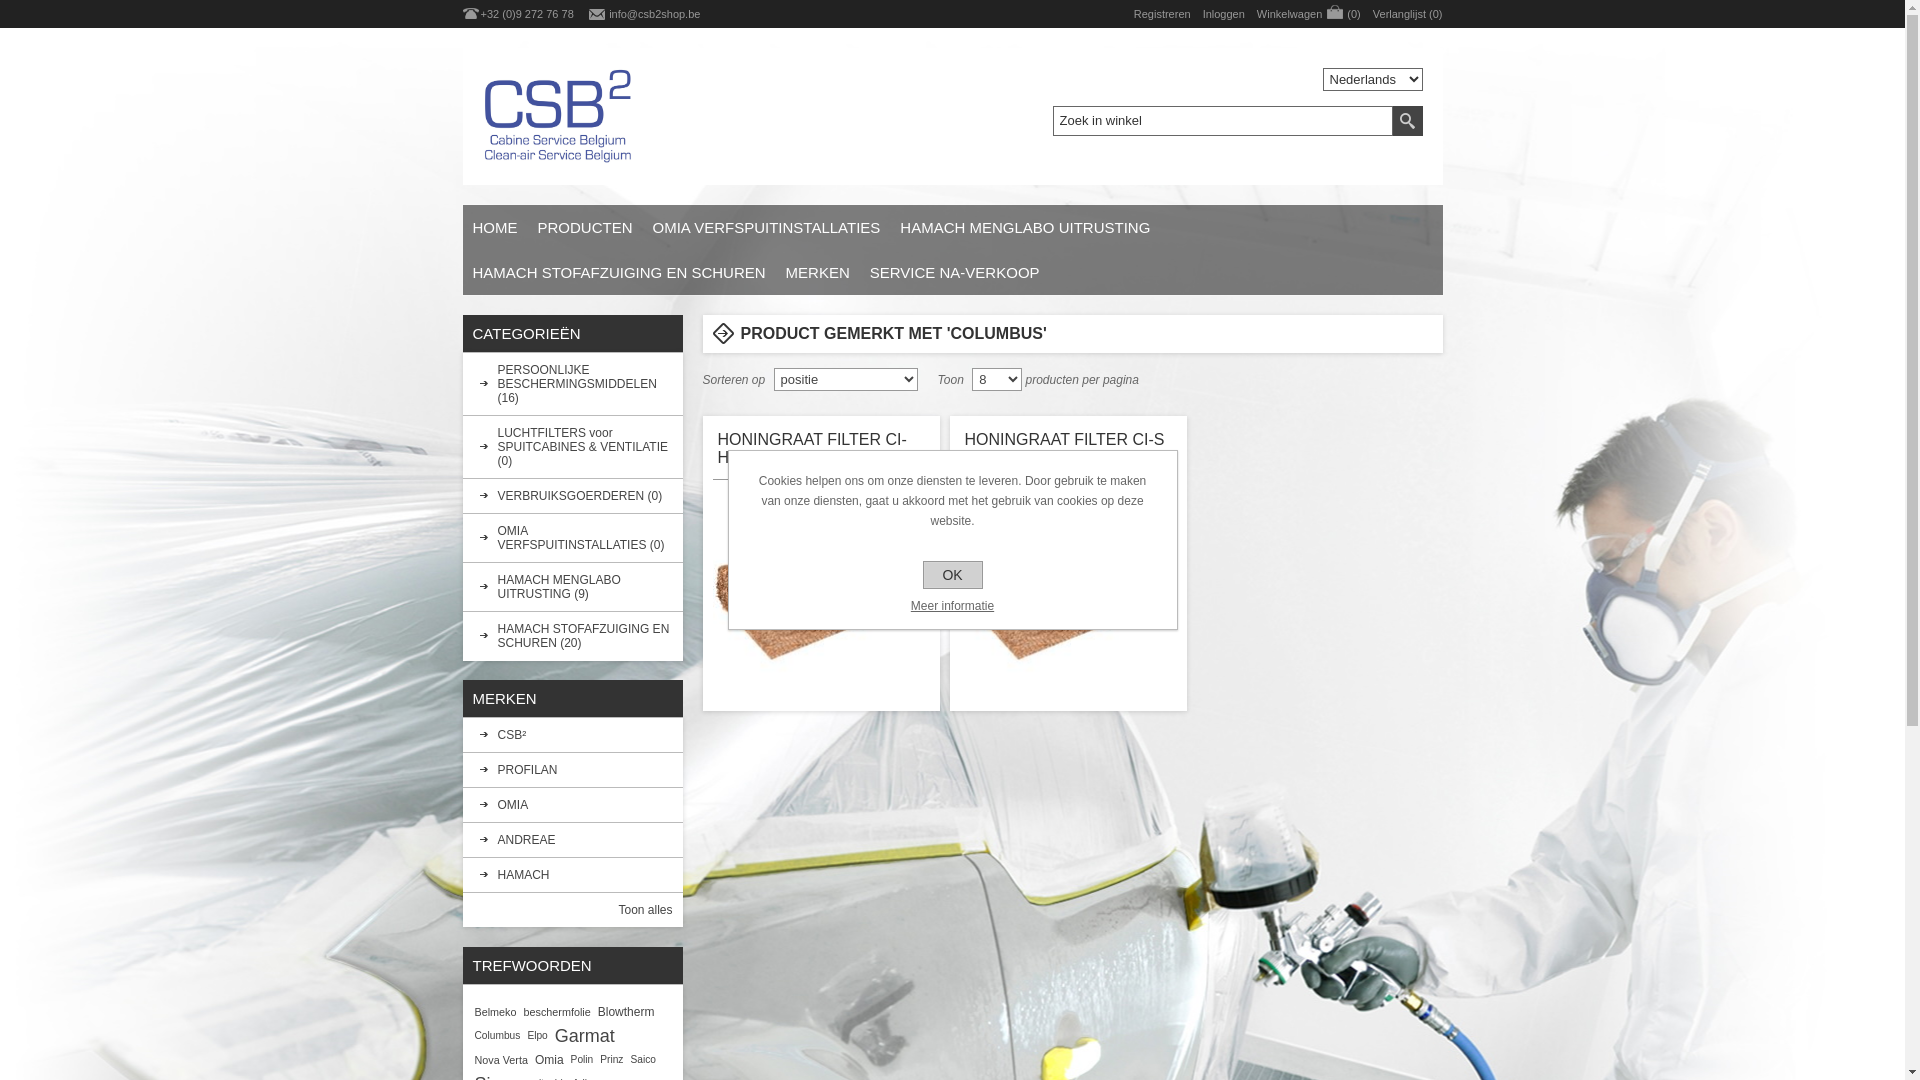 This screenshot has width=1920, height=1080. Describe the element at coordinates (570, 840) in the screenshot. I see `'ANDREAE'` at that location.